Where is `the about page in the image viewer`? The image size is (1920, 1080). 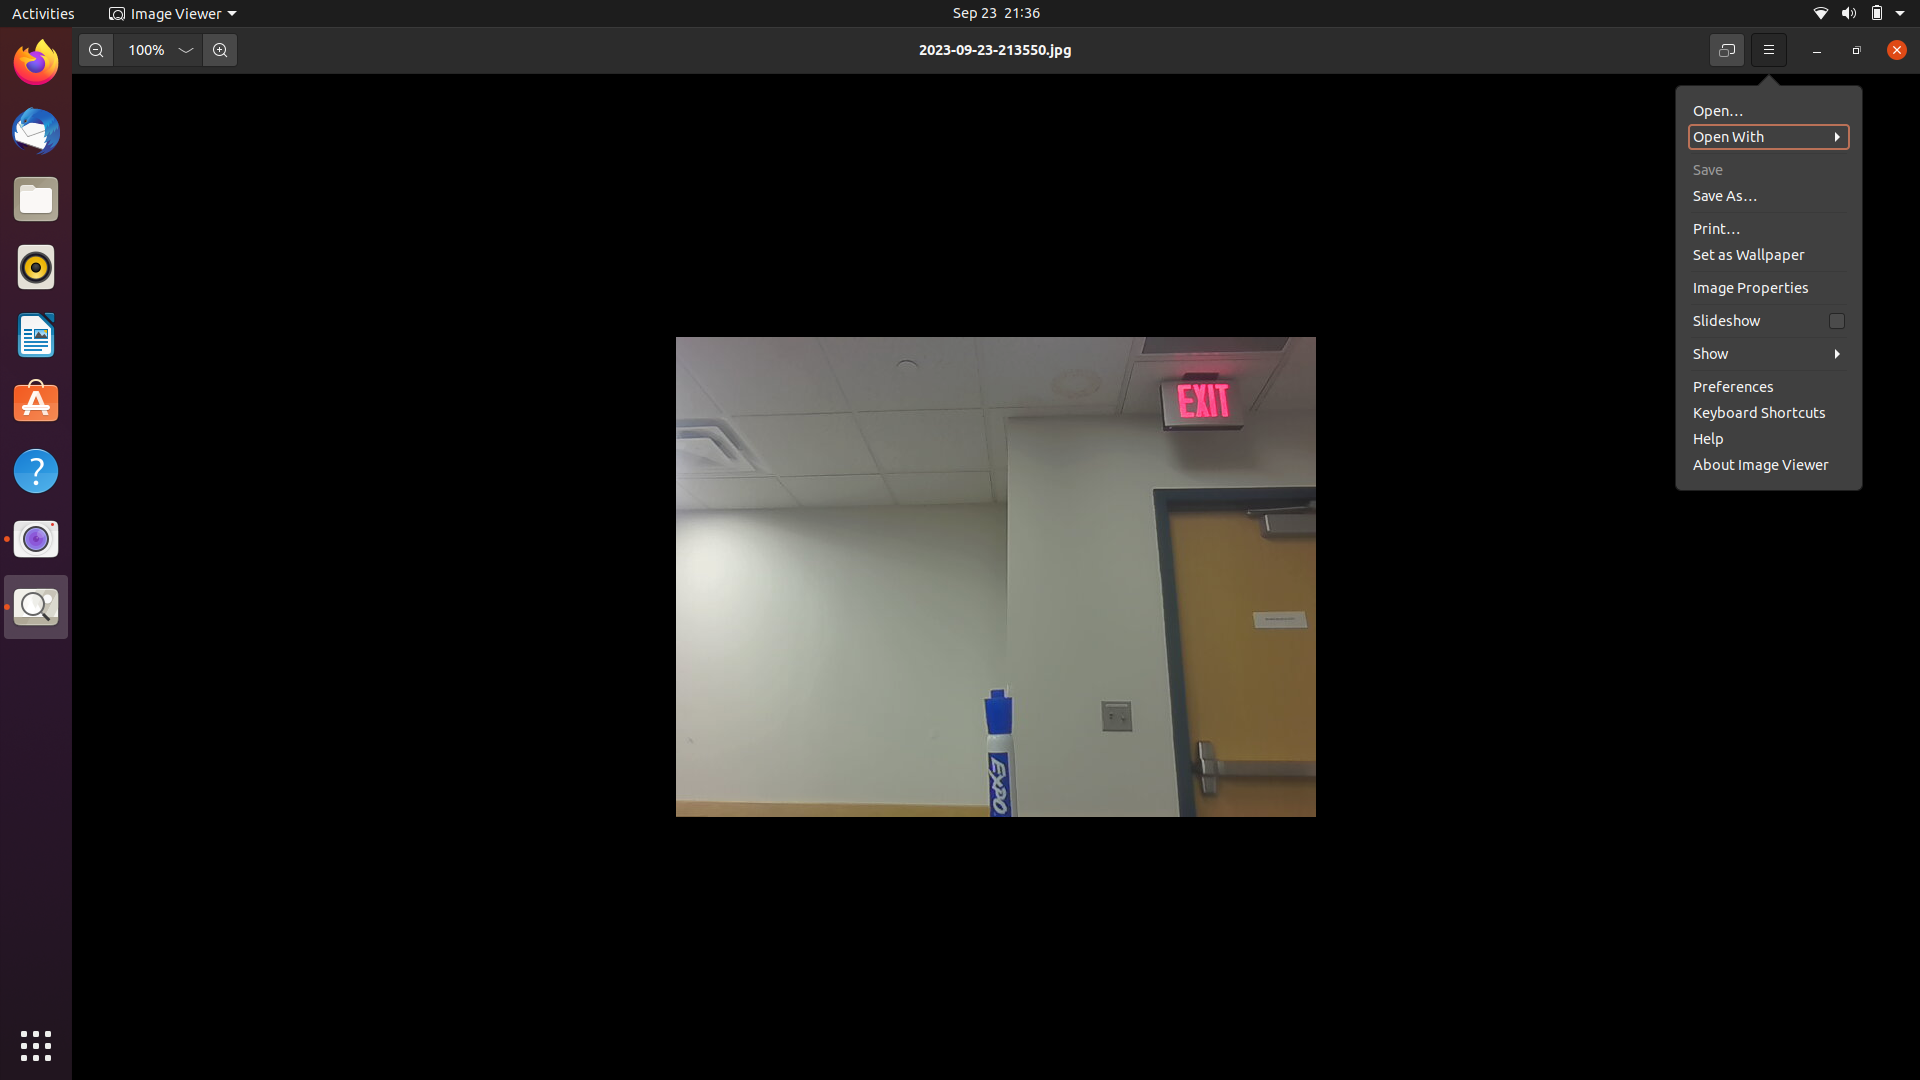
the about page in the image viewer is located at coordinates (1761, 384).